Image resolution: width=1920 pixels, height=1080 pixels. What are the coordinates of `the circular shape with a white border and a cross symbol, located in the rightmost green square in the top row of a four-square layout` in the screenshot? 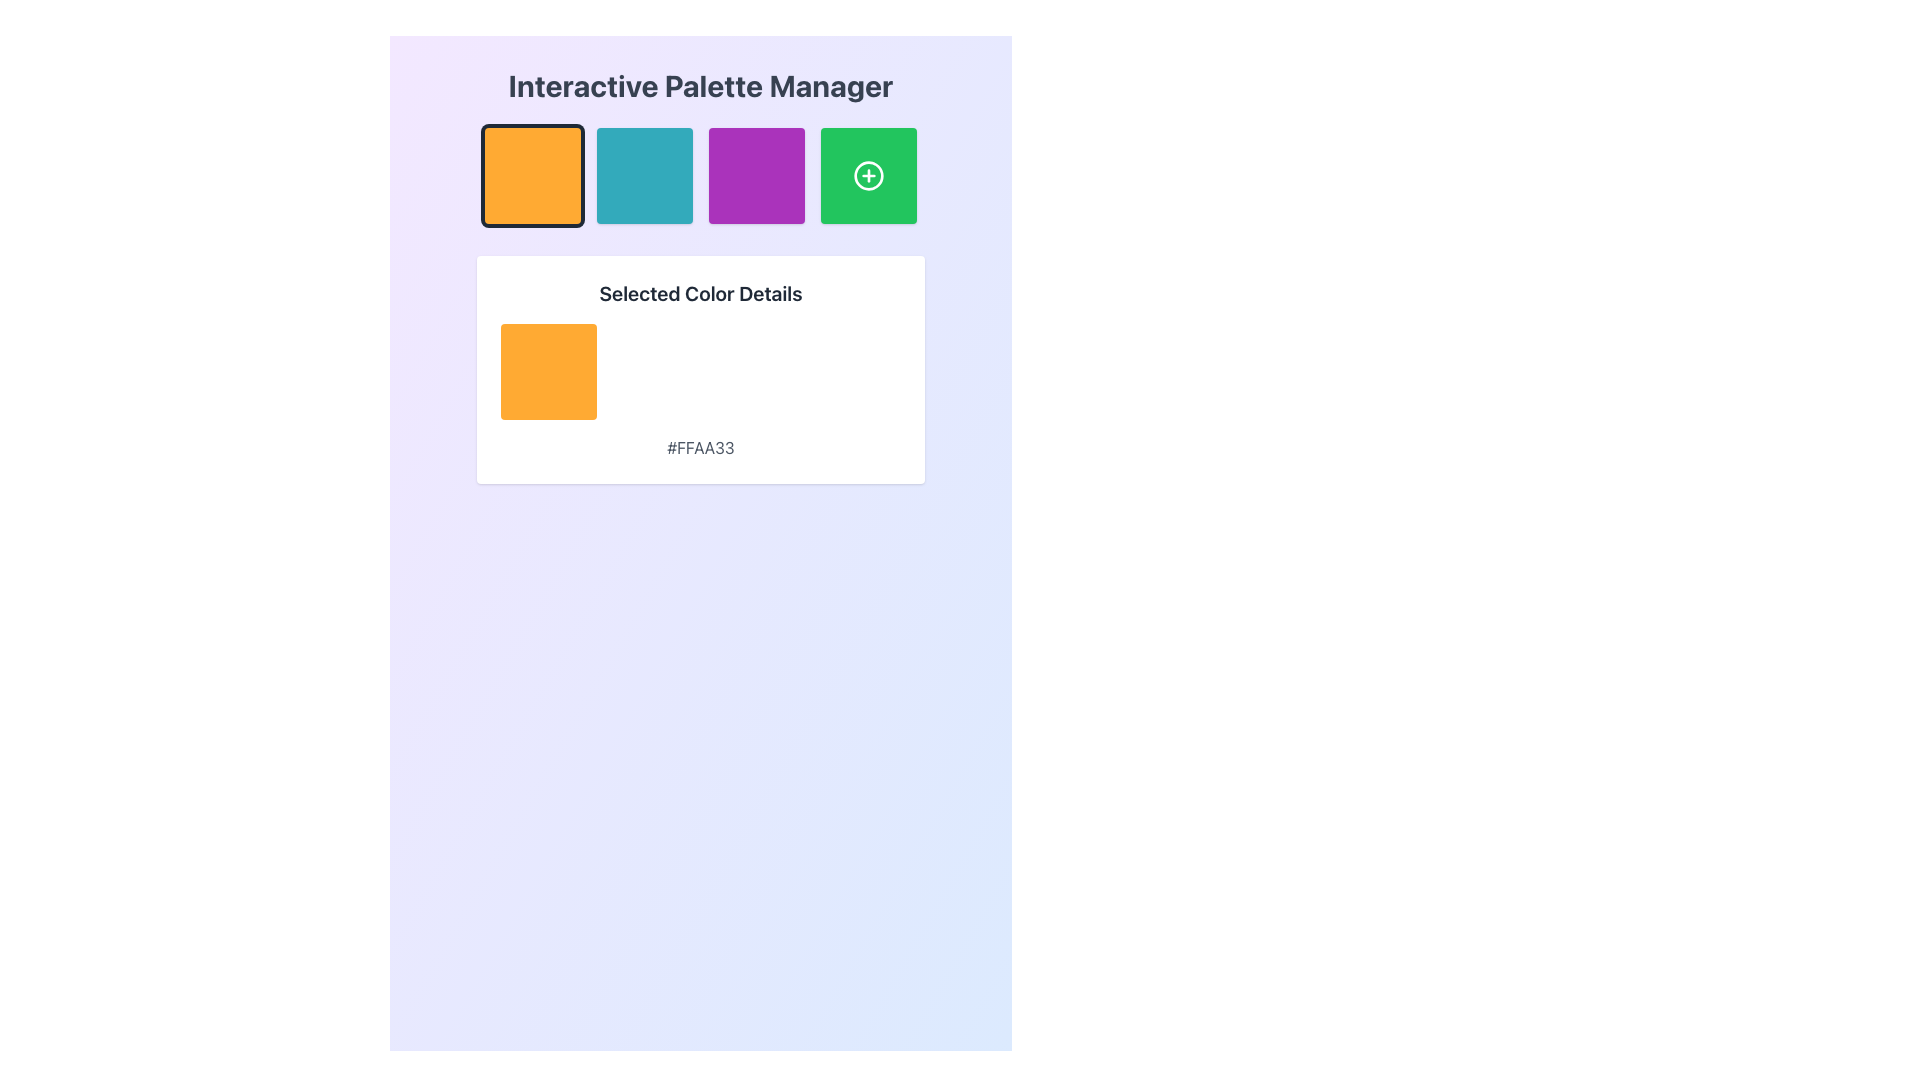 It's located at (868, 175).